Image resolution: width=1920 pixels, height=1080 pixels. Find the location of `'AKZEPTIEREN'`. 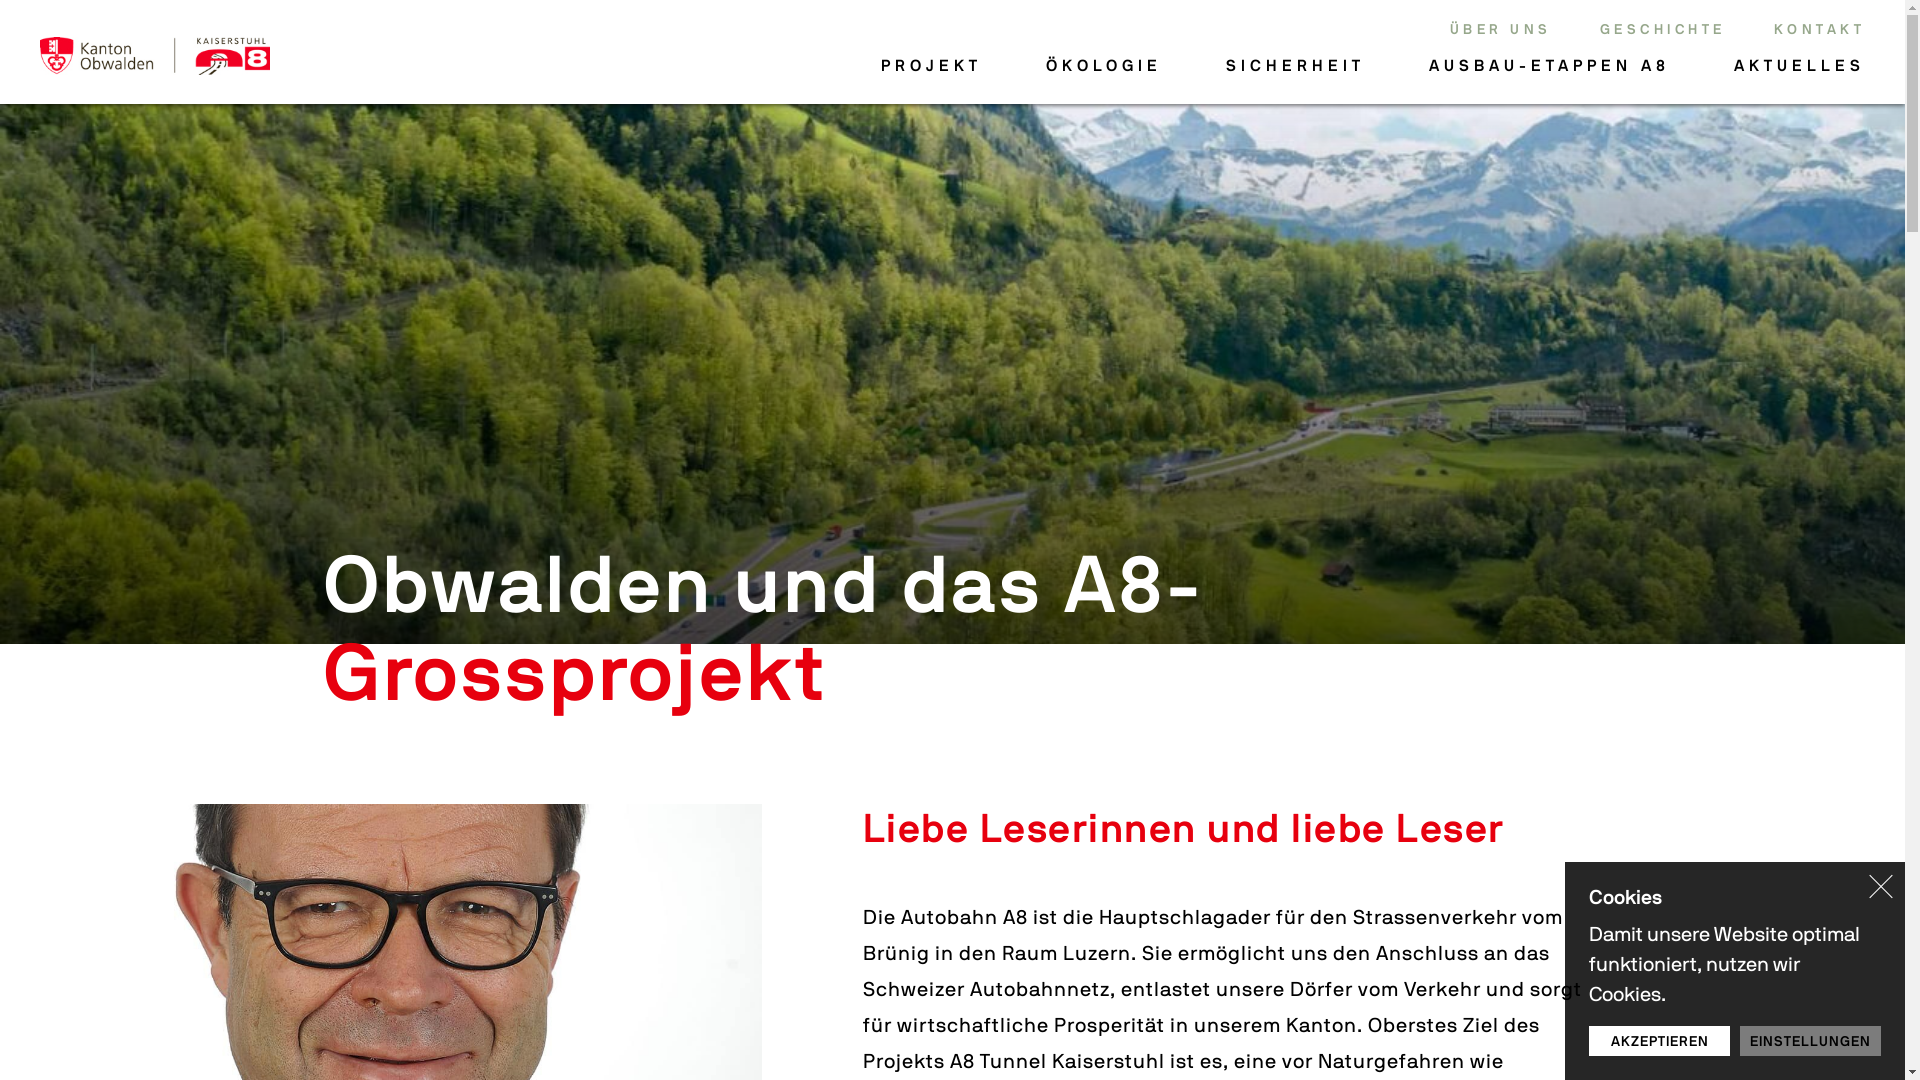

'AKZEPTIEREN' is located at coordinates (1659, 1040).